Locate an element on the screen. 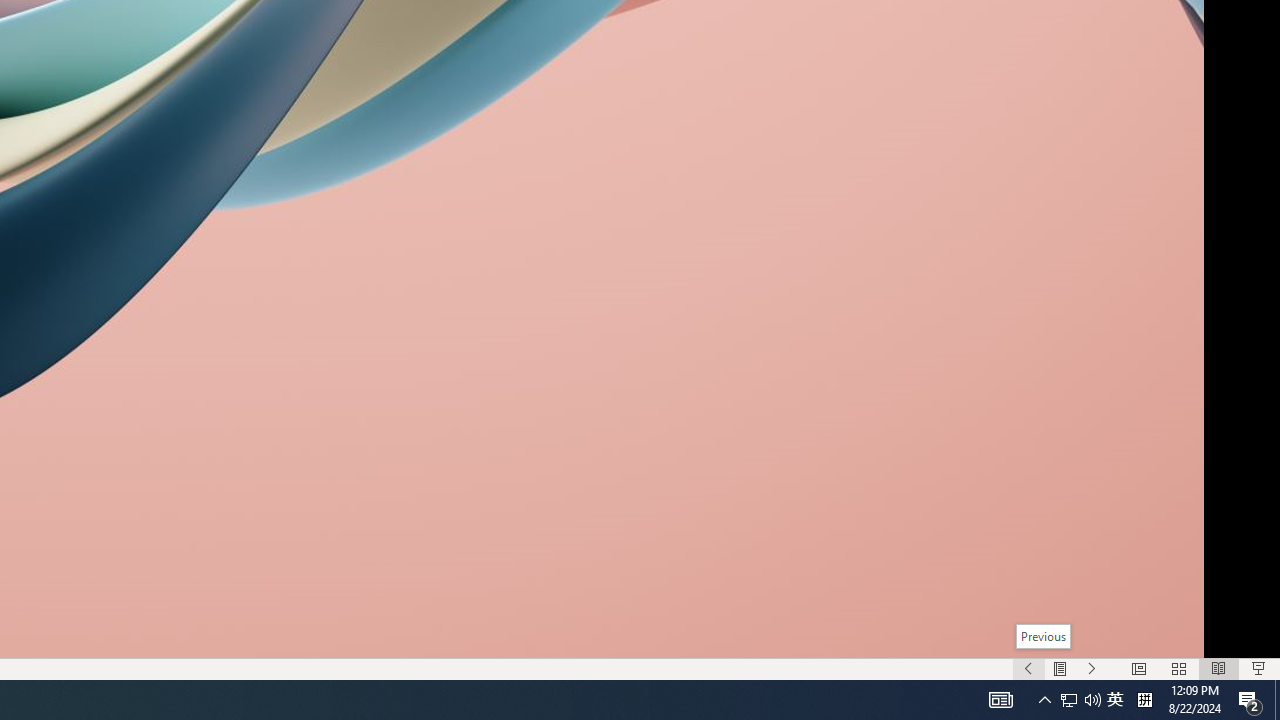 The image size is (1280, 720). 'Slide Show Previous On' is located at coordinates (1028, 669).